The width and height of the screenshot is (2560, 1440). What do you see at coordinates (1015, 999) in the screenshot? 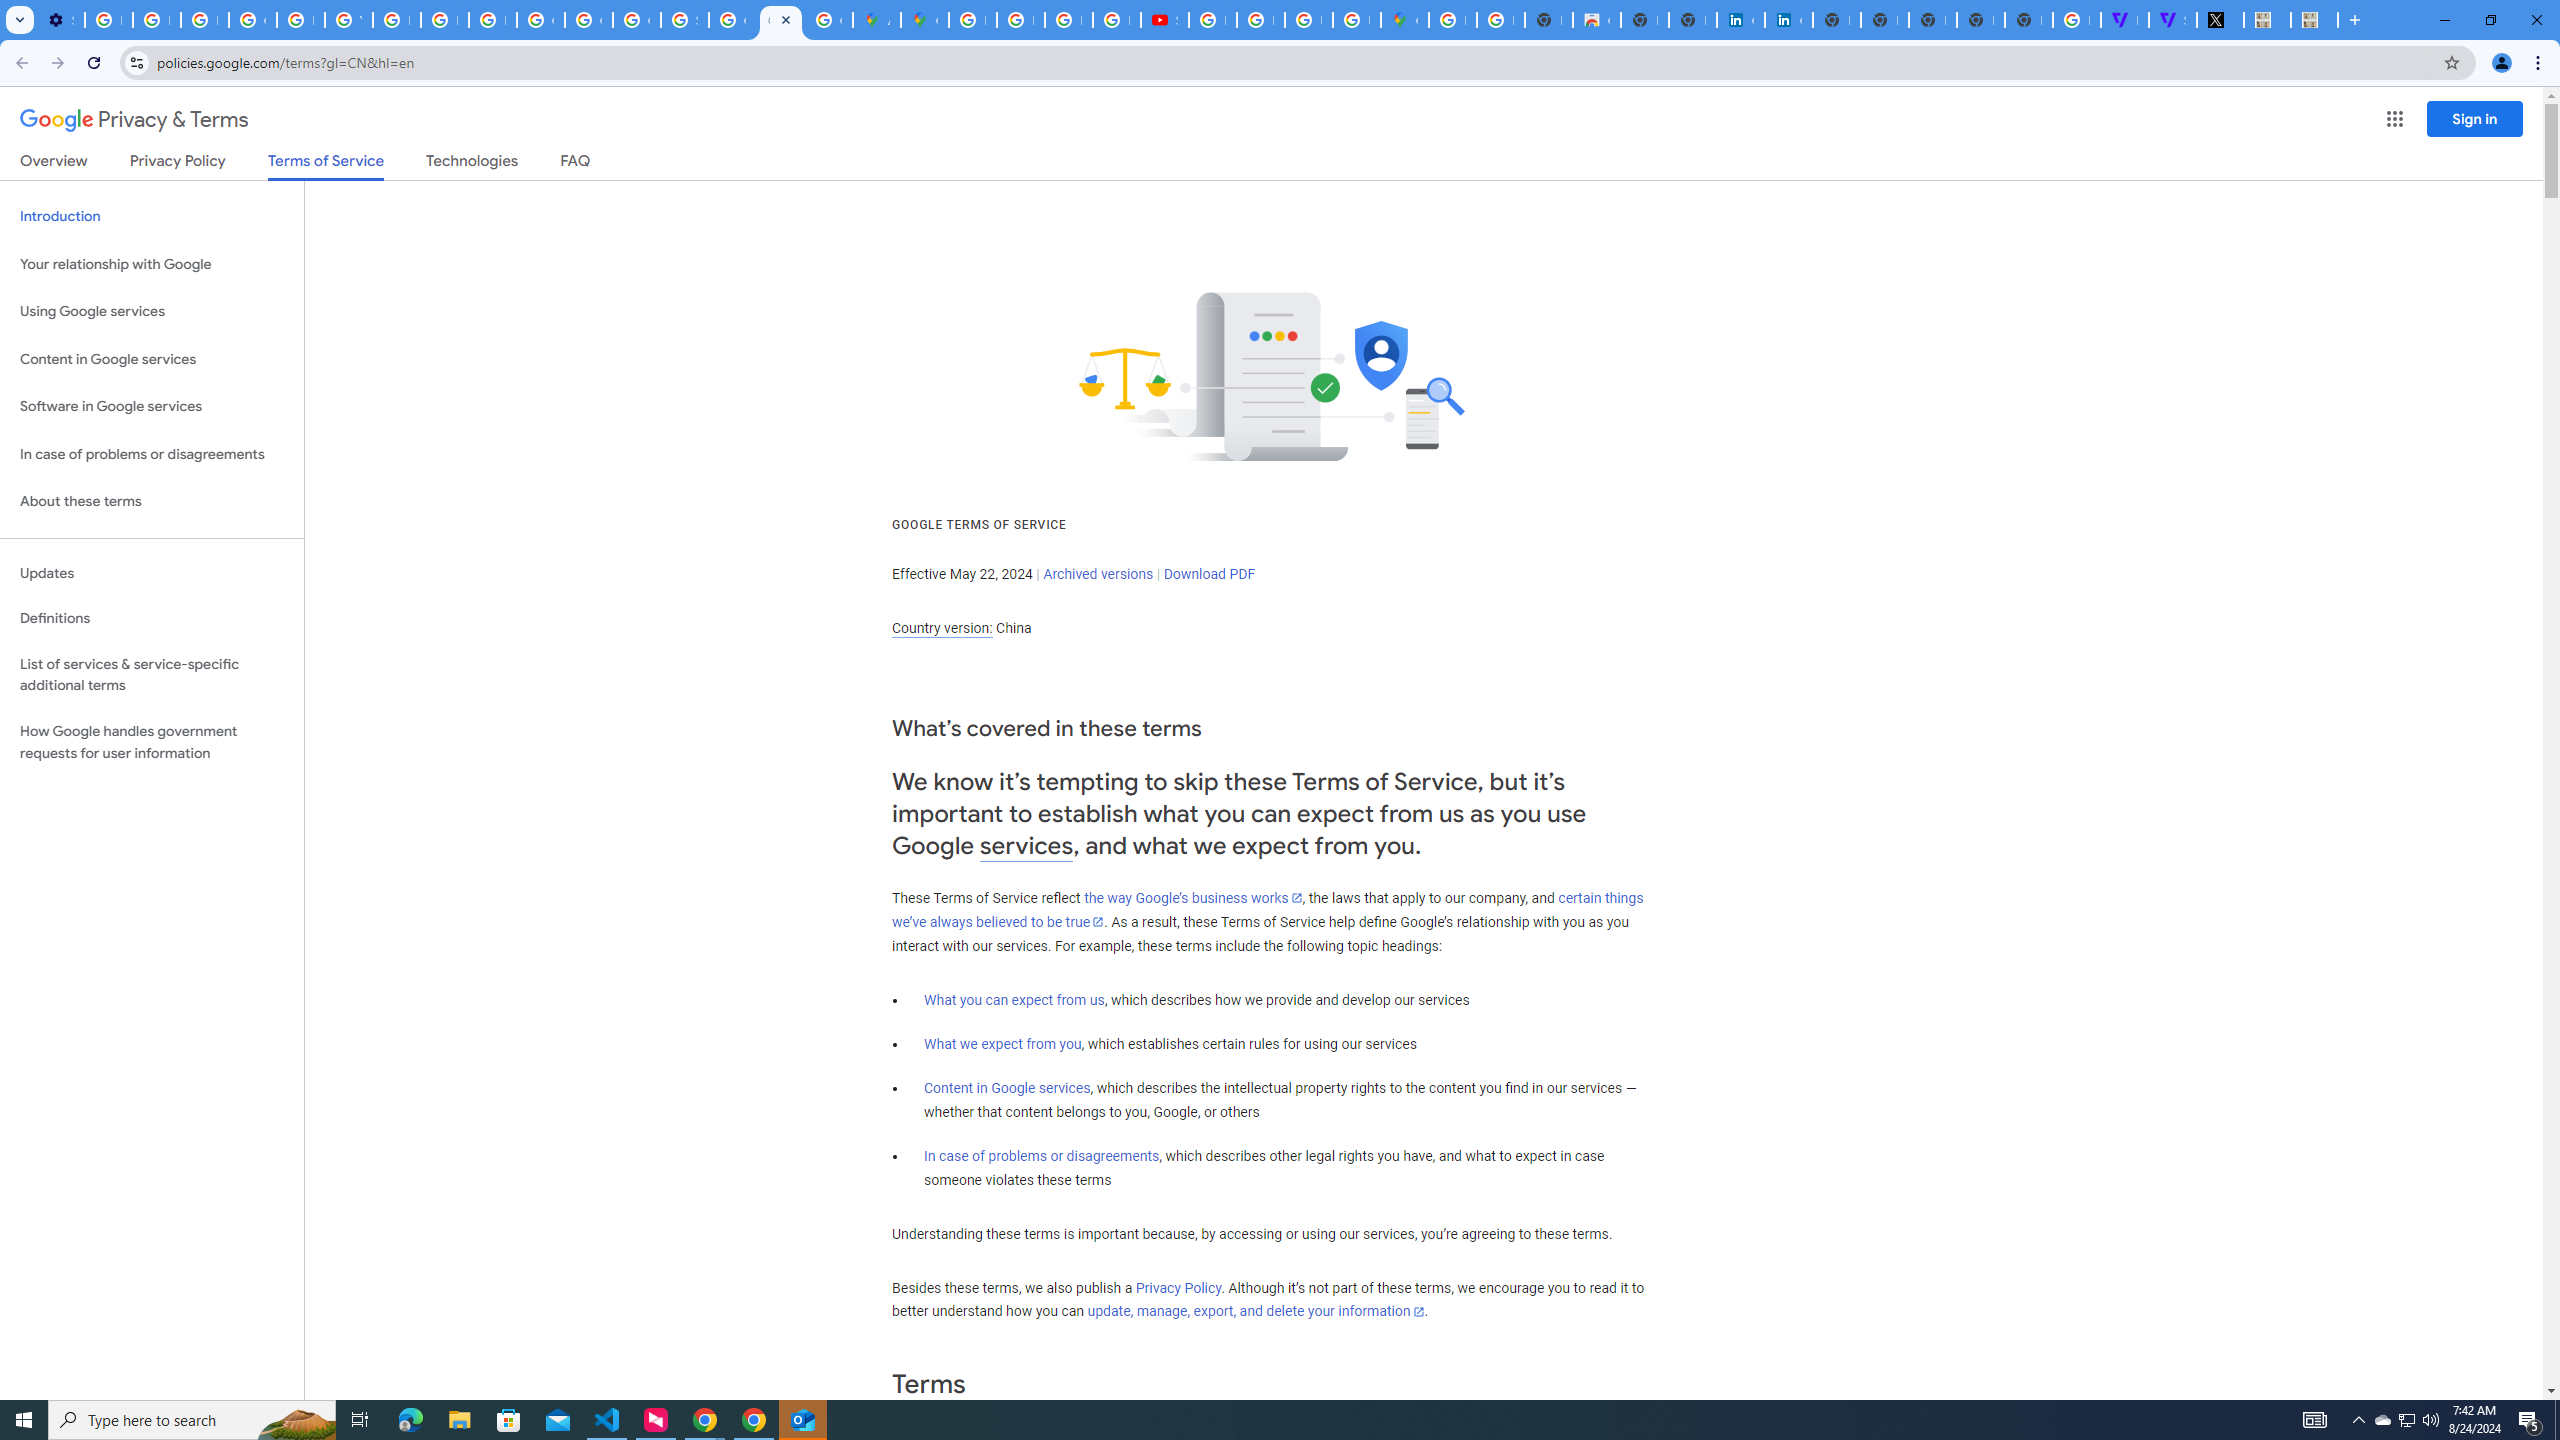
I see `'What you can expect from us'` at bounding box center [1015, 999].